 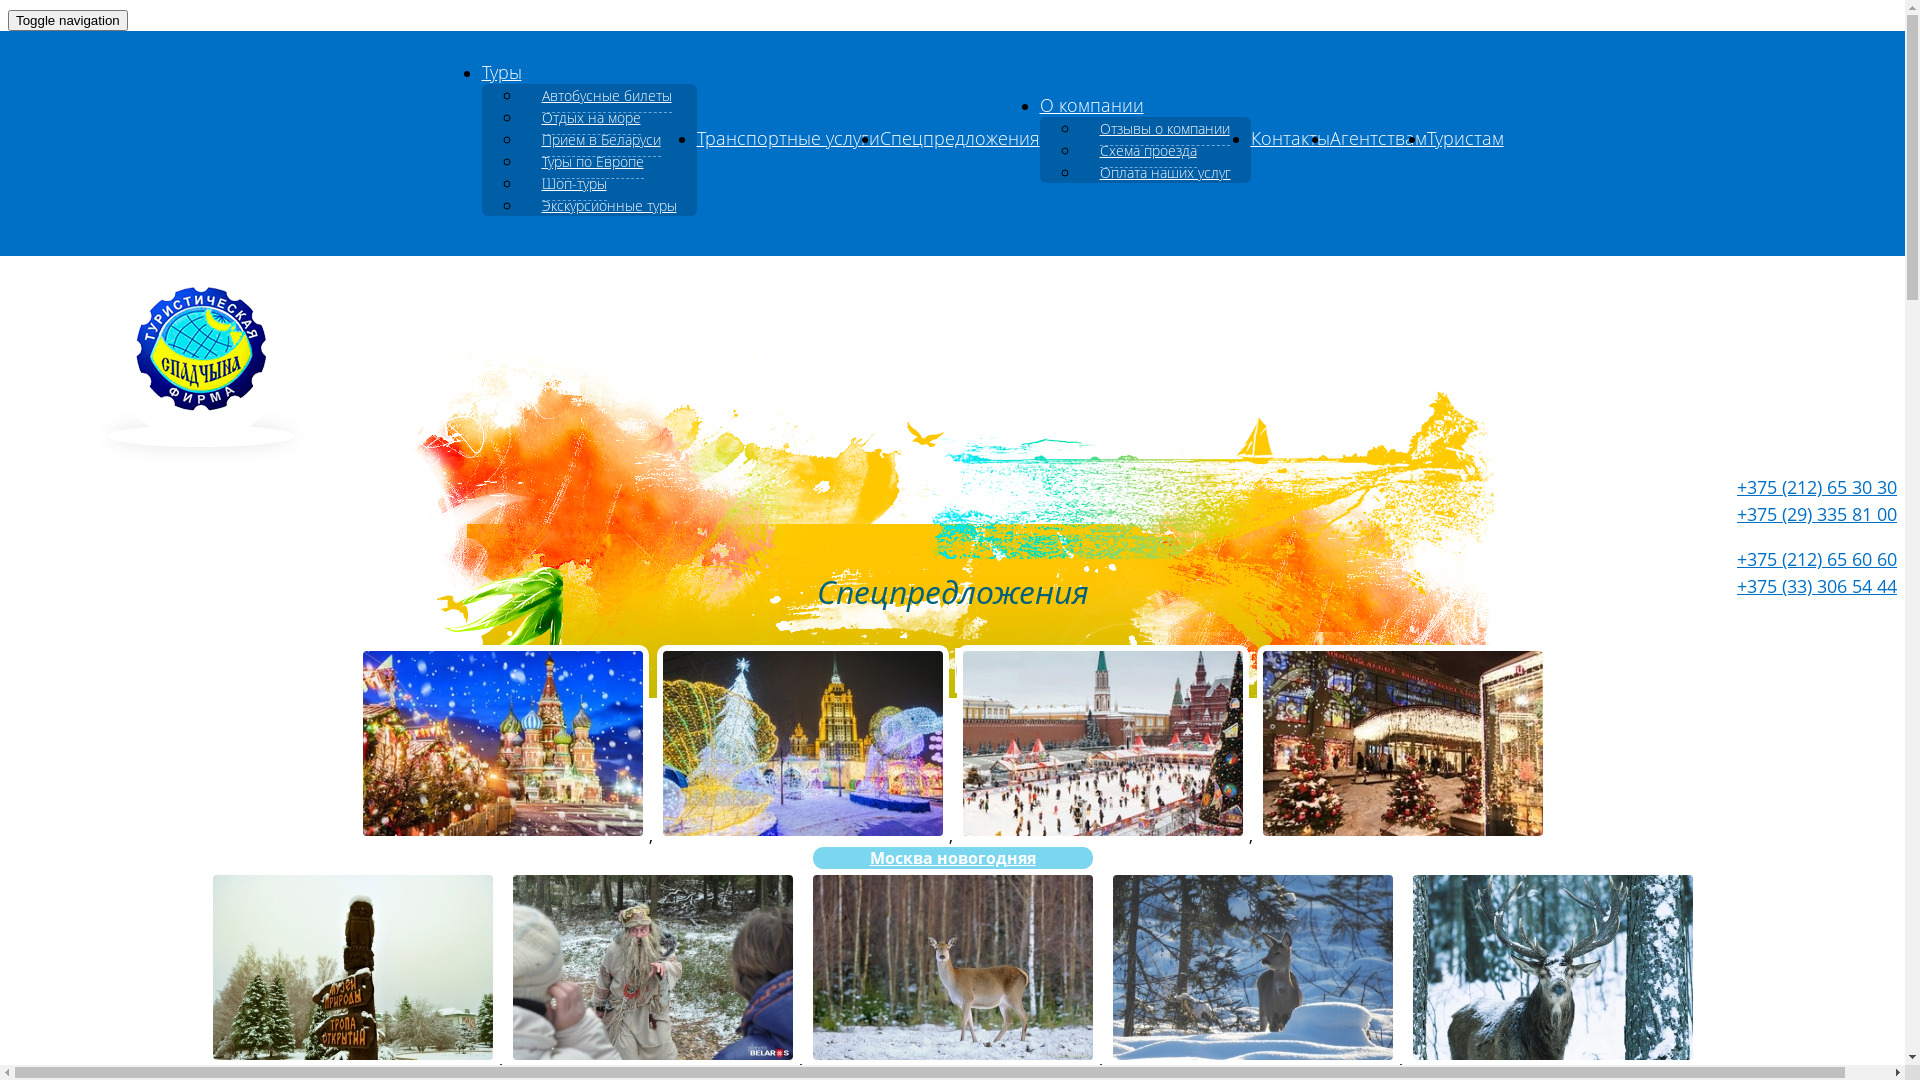 What do you see at coordinates (67, 20) in the screenshot?
I see `'Toggle navigation'` at bounding box center [67, 20].